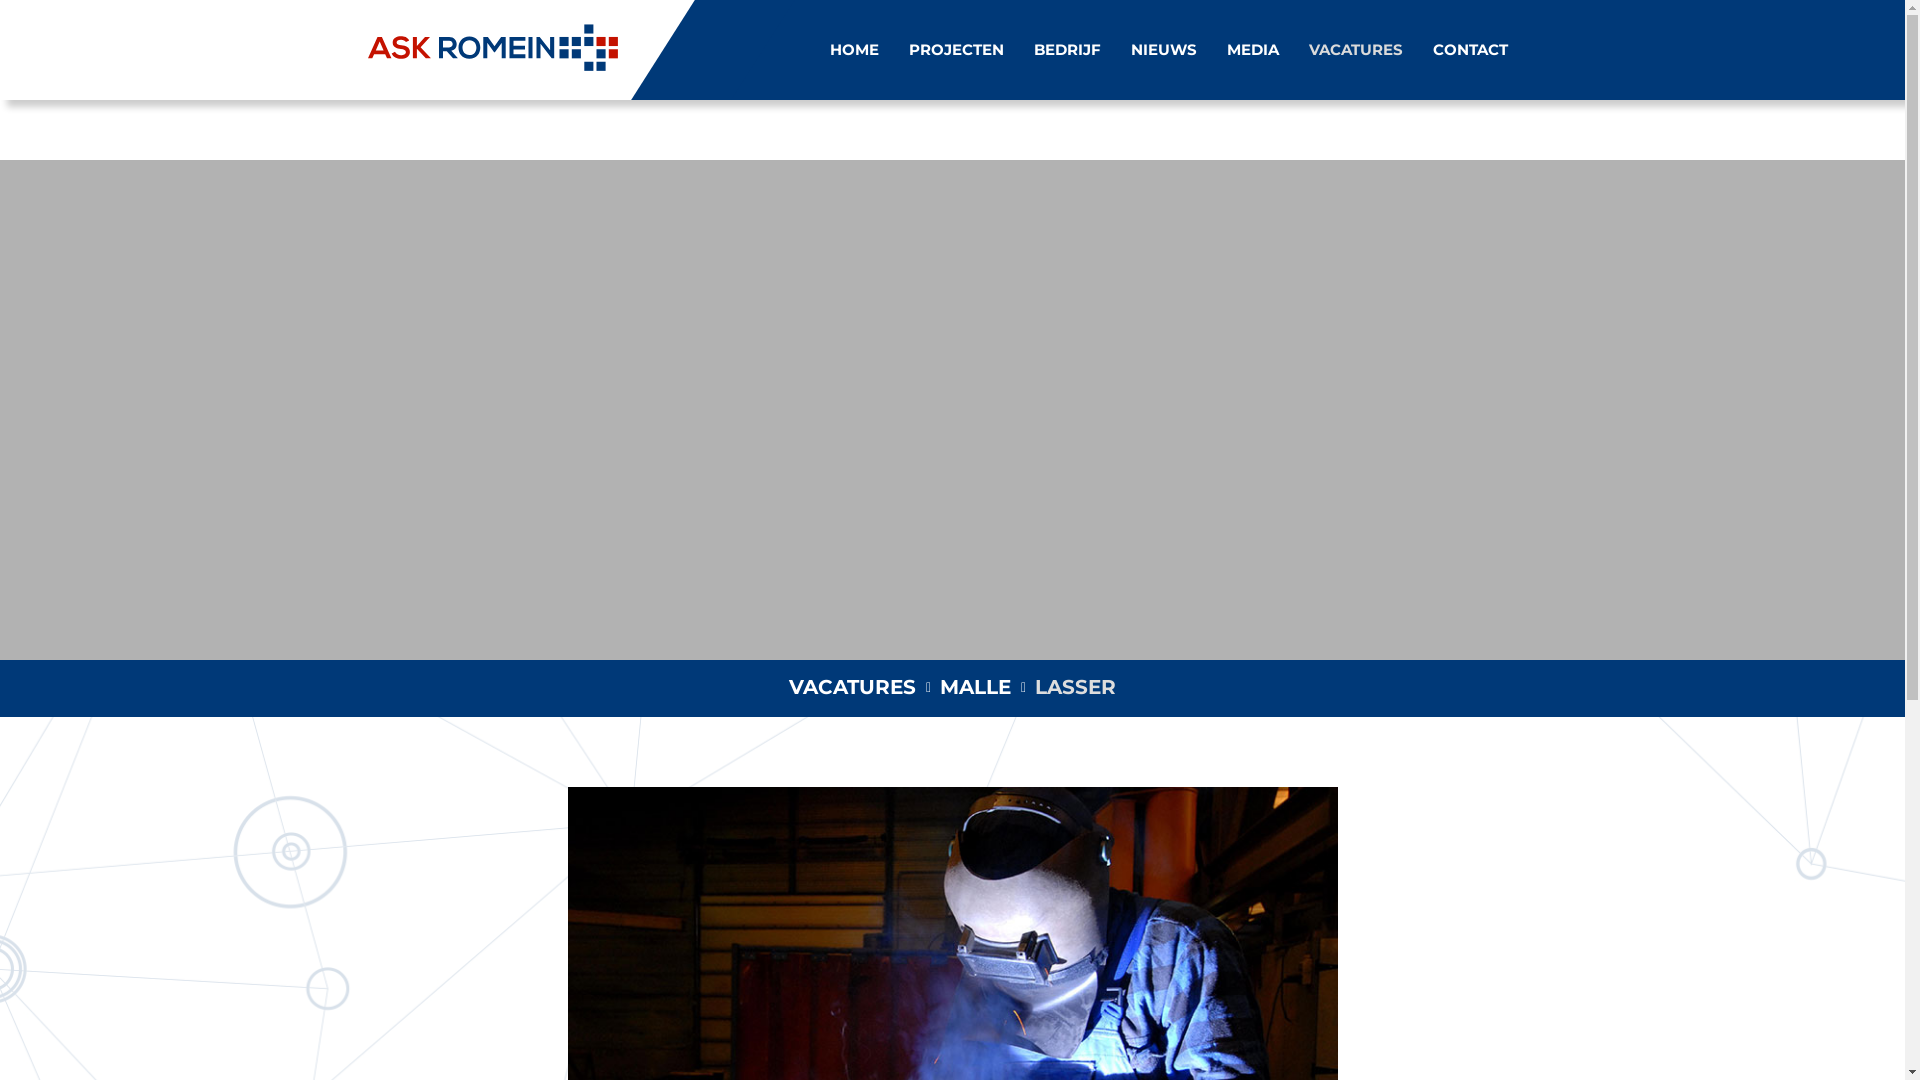 The height and width of the screenshot is (1080, 1920). What do you see at coordinates (1033, 49) in the screenshot?
I see `'BEDRIJF'` at bounding box center [1033, 49].